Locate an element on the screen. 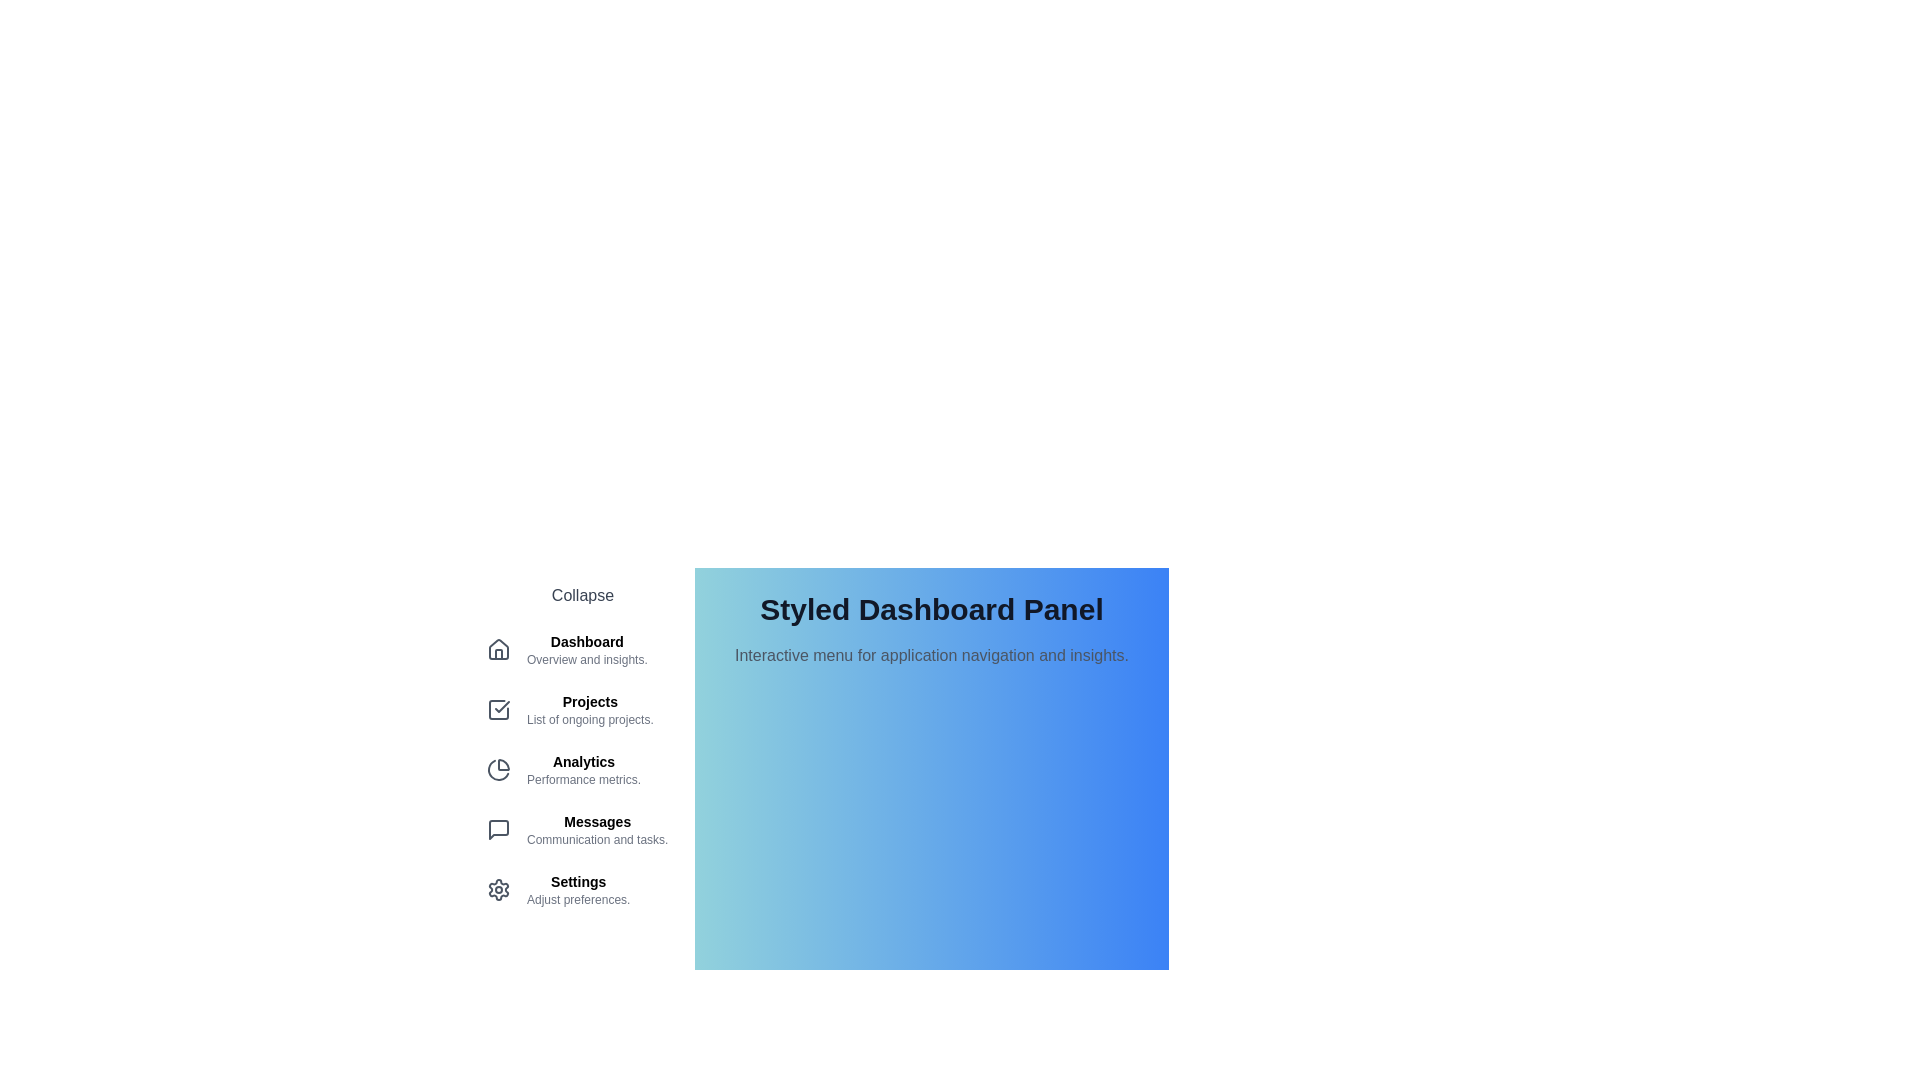 The width and height of the screenshot is (1920, 1080). the menu item corresponding to Messages is located at coordinates (581, 829).